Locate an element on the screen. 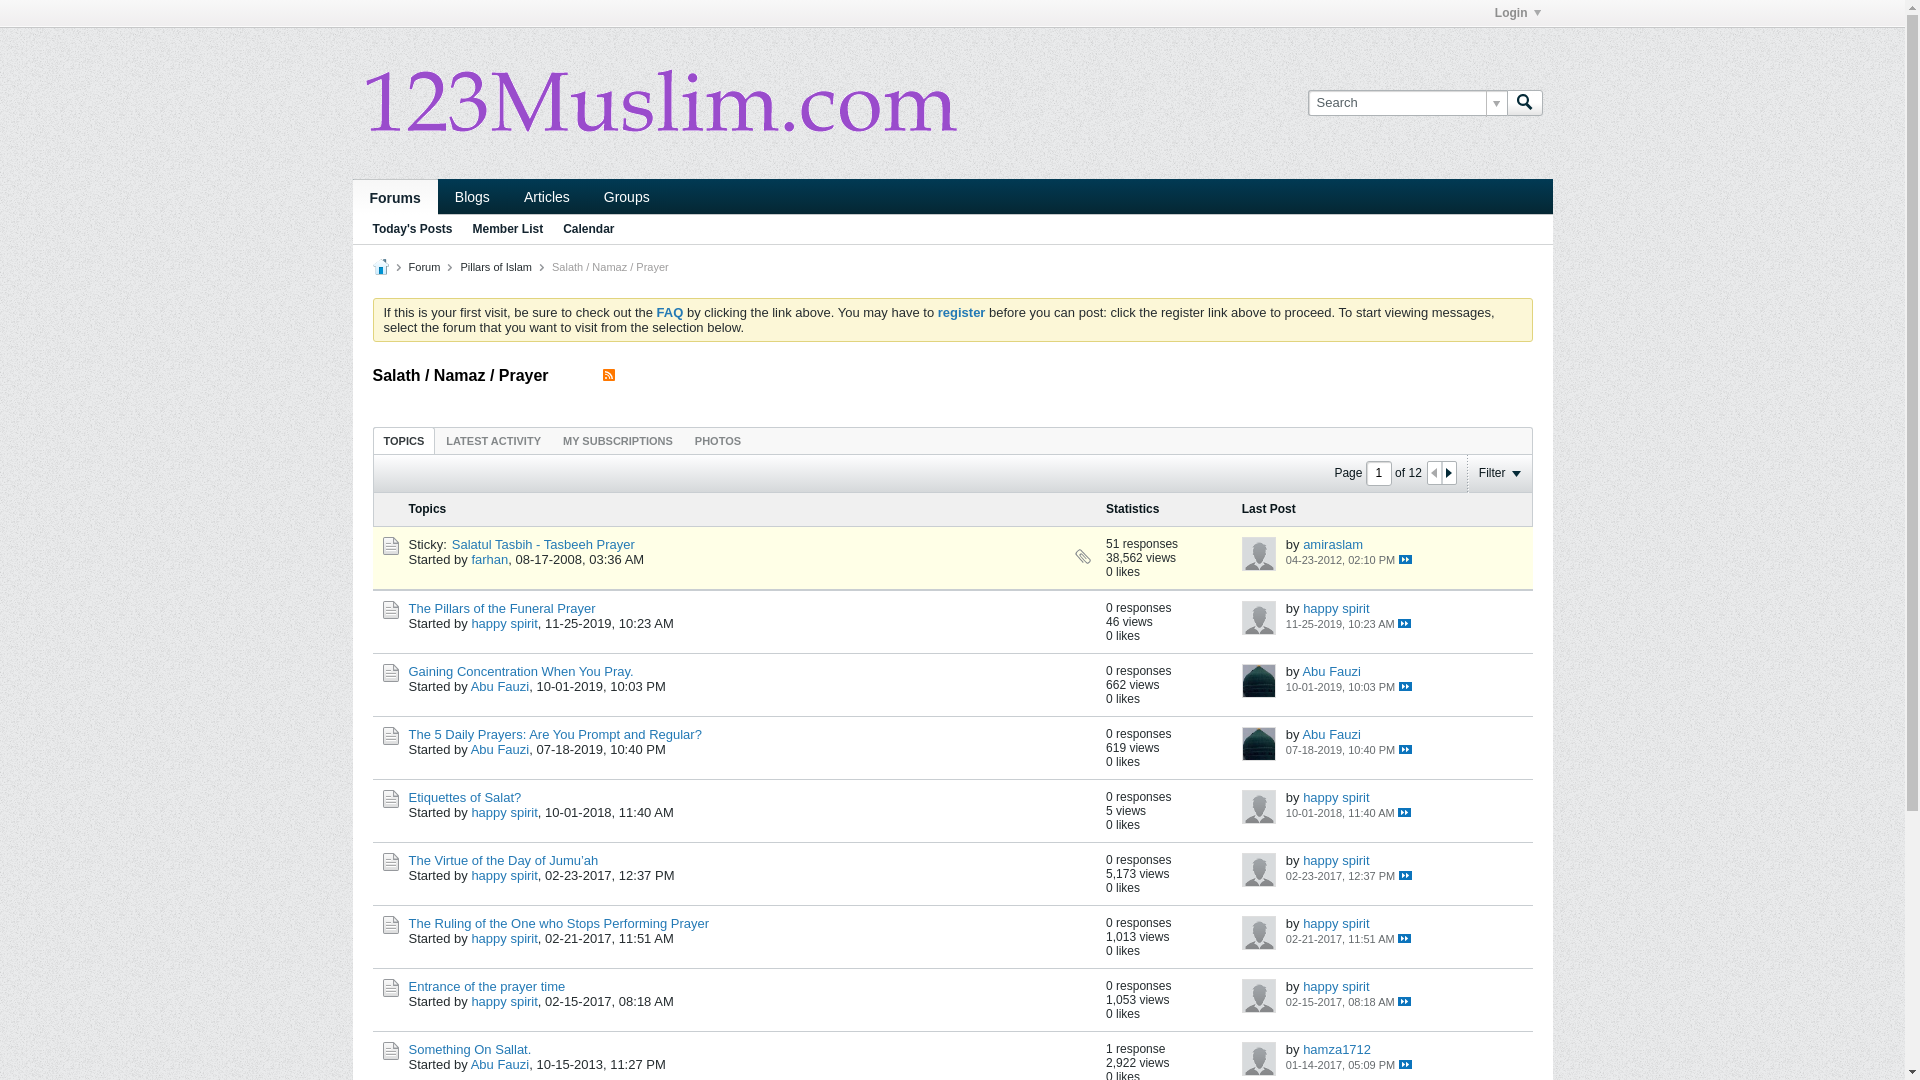  'Blogs' is located at coordinates (471, 196).